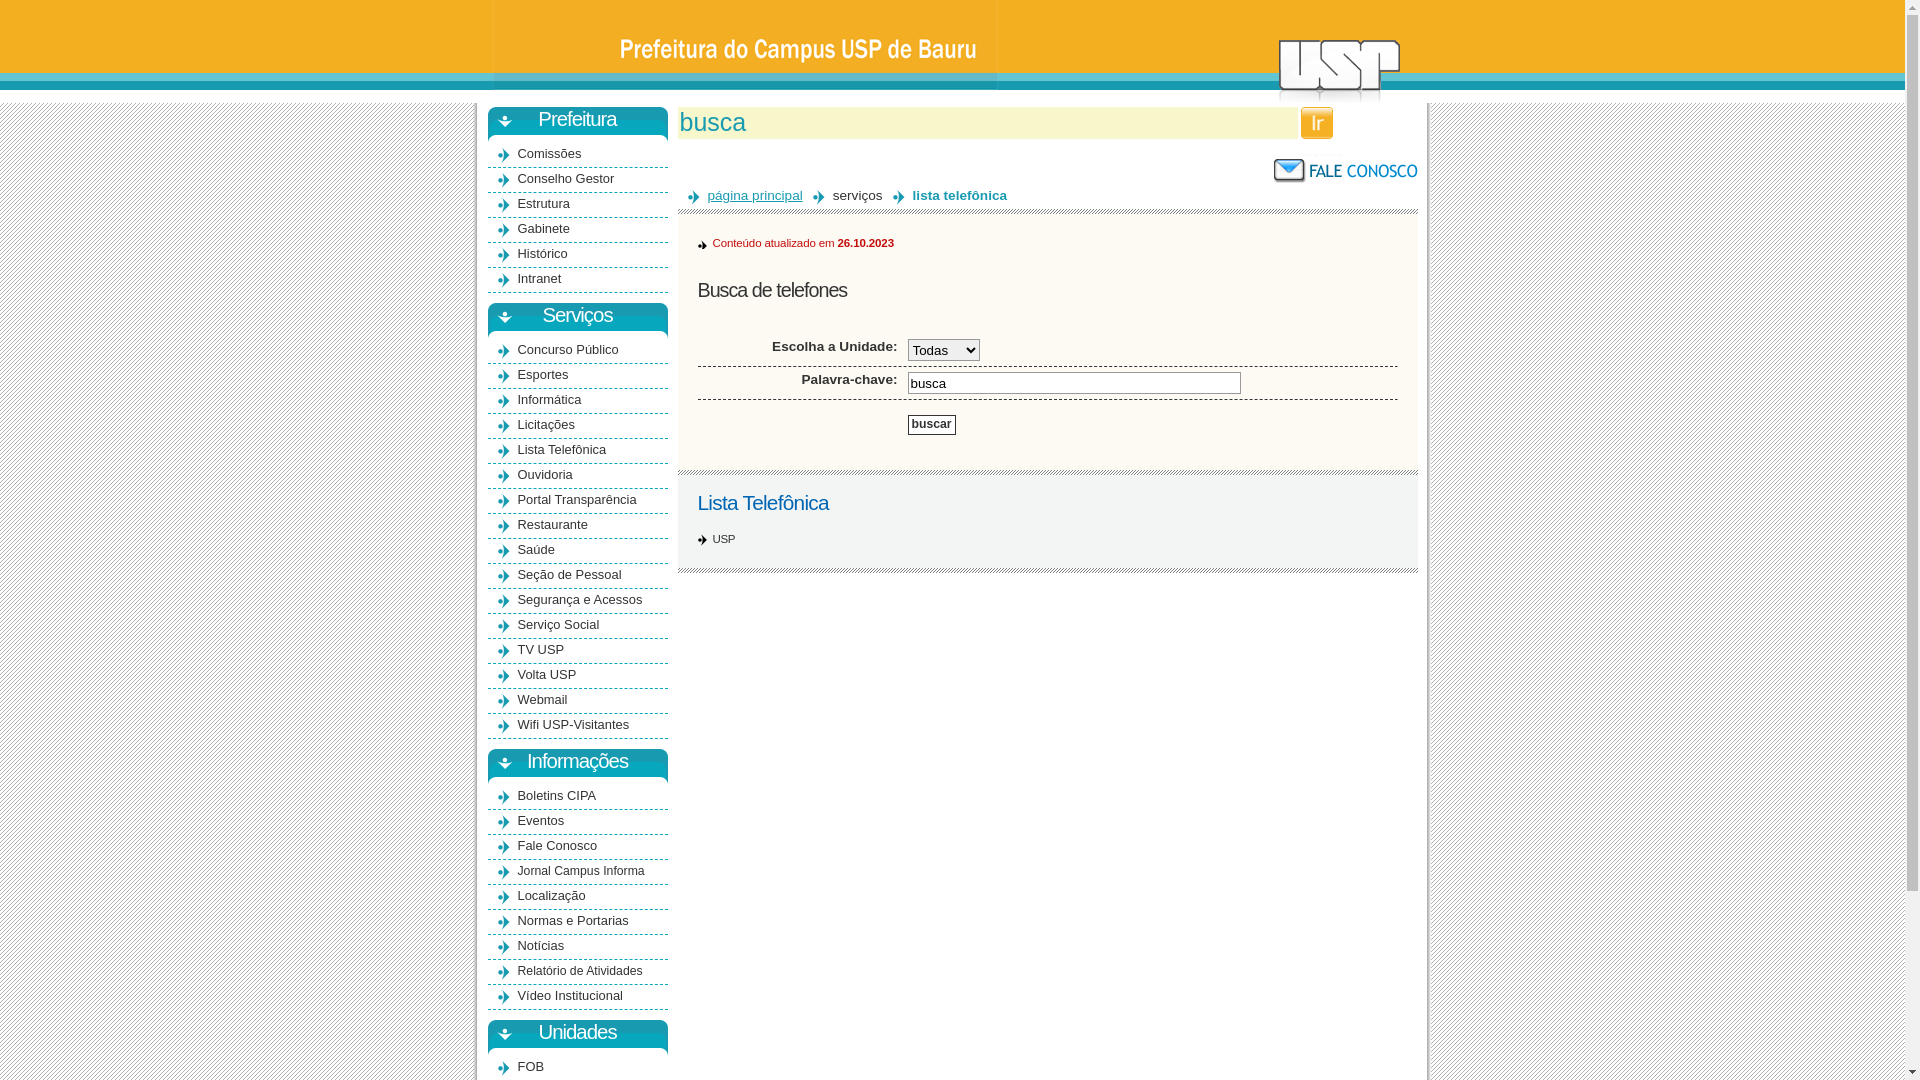 Image resolution: width=1920 pixels, height=1080 pixels. I want to click on 'FOB', so click(531, 1065).